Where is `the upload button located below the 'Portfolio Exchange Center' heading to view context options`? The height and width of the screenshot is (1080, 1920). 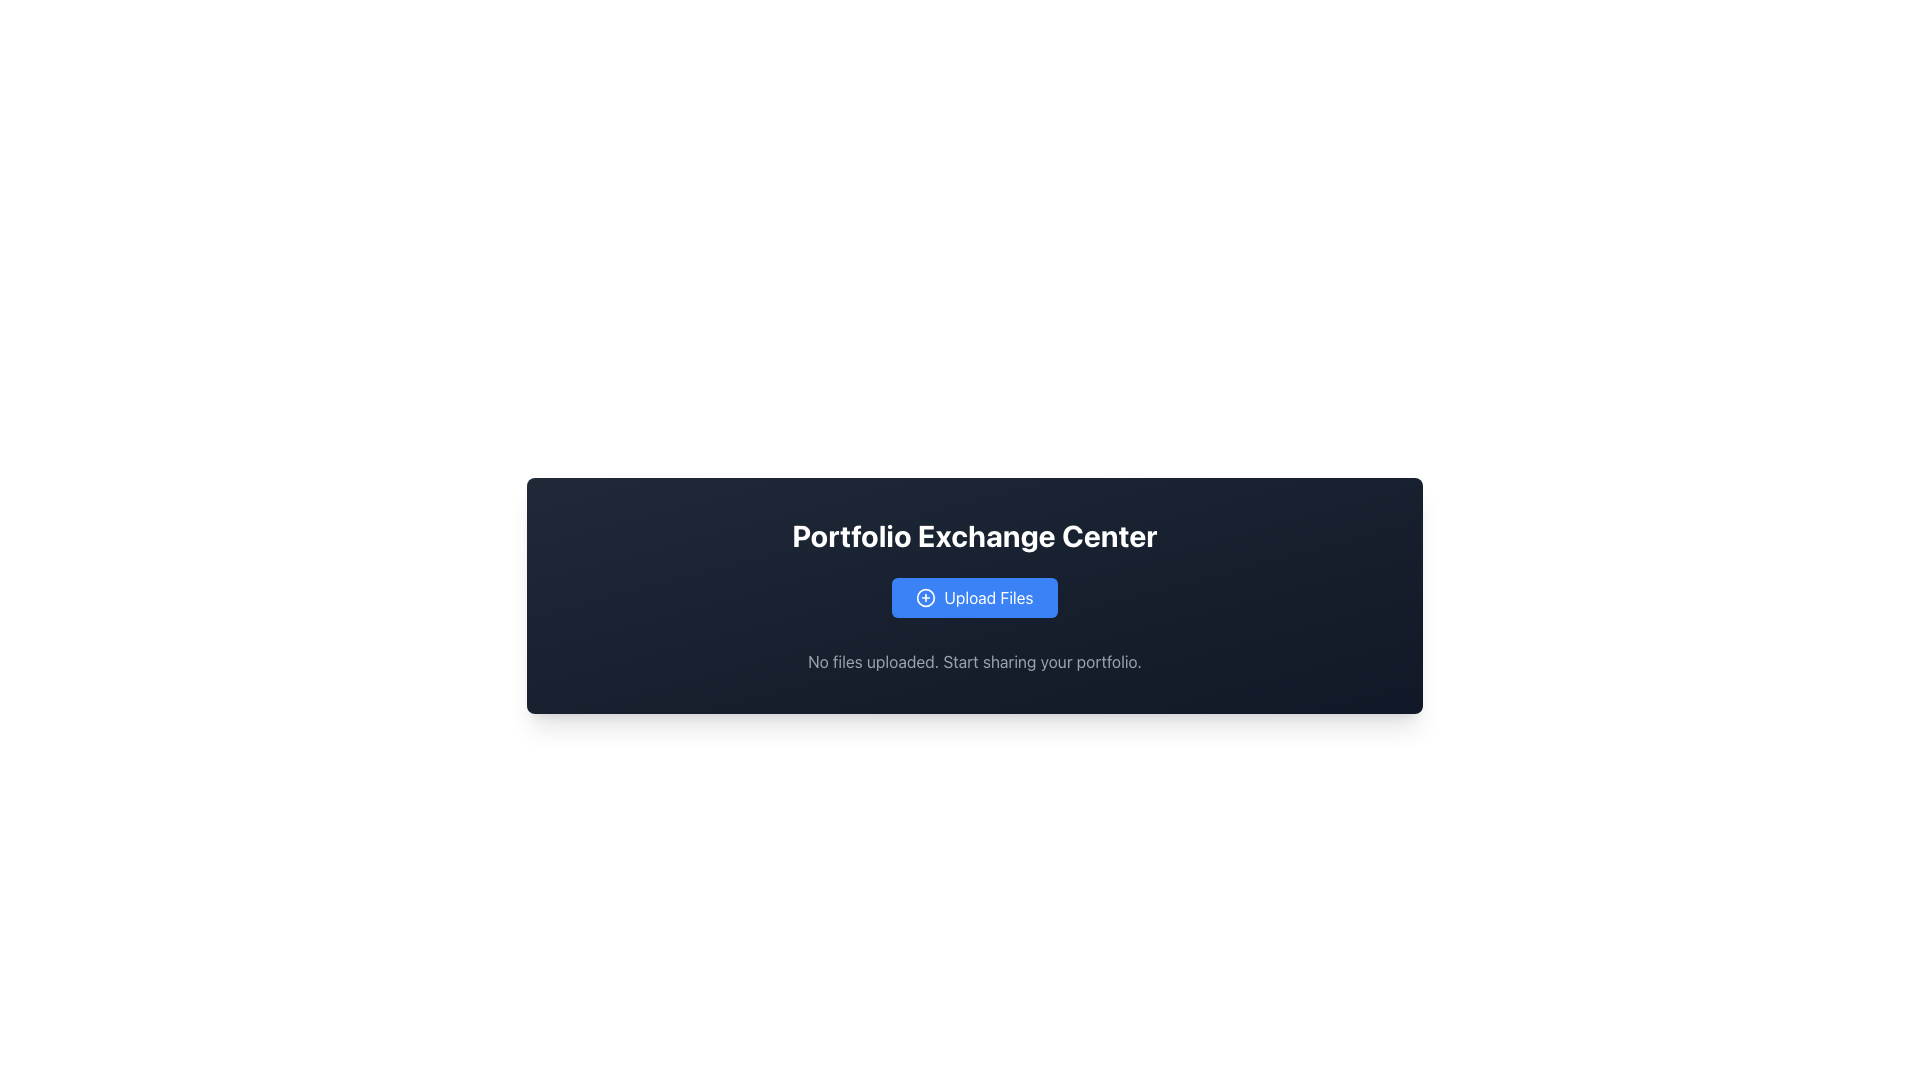 the upload button located below the 'Portfolio Exchange Center' heading to view context options is located at coordinates (974, 596).